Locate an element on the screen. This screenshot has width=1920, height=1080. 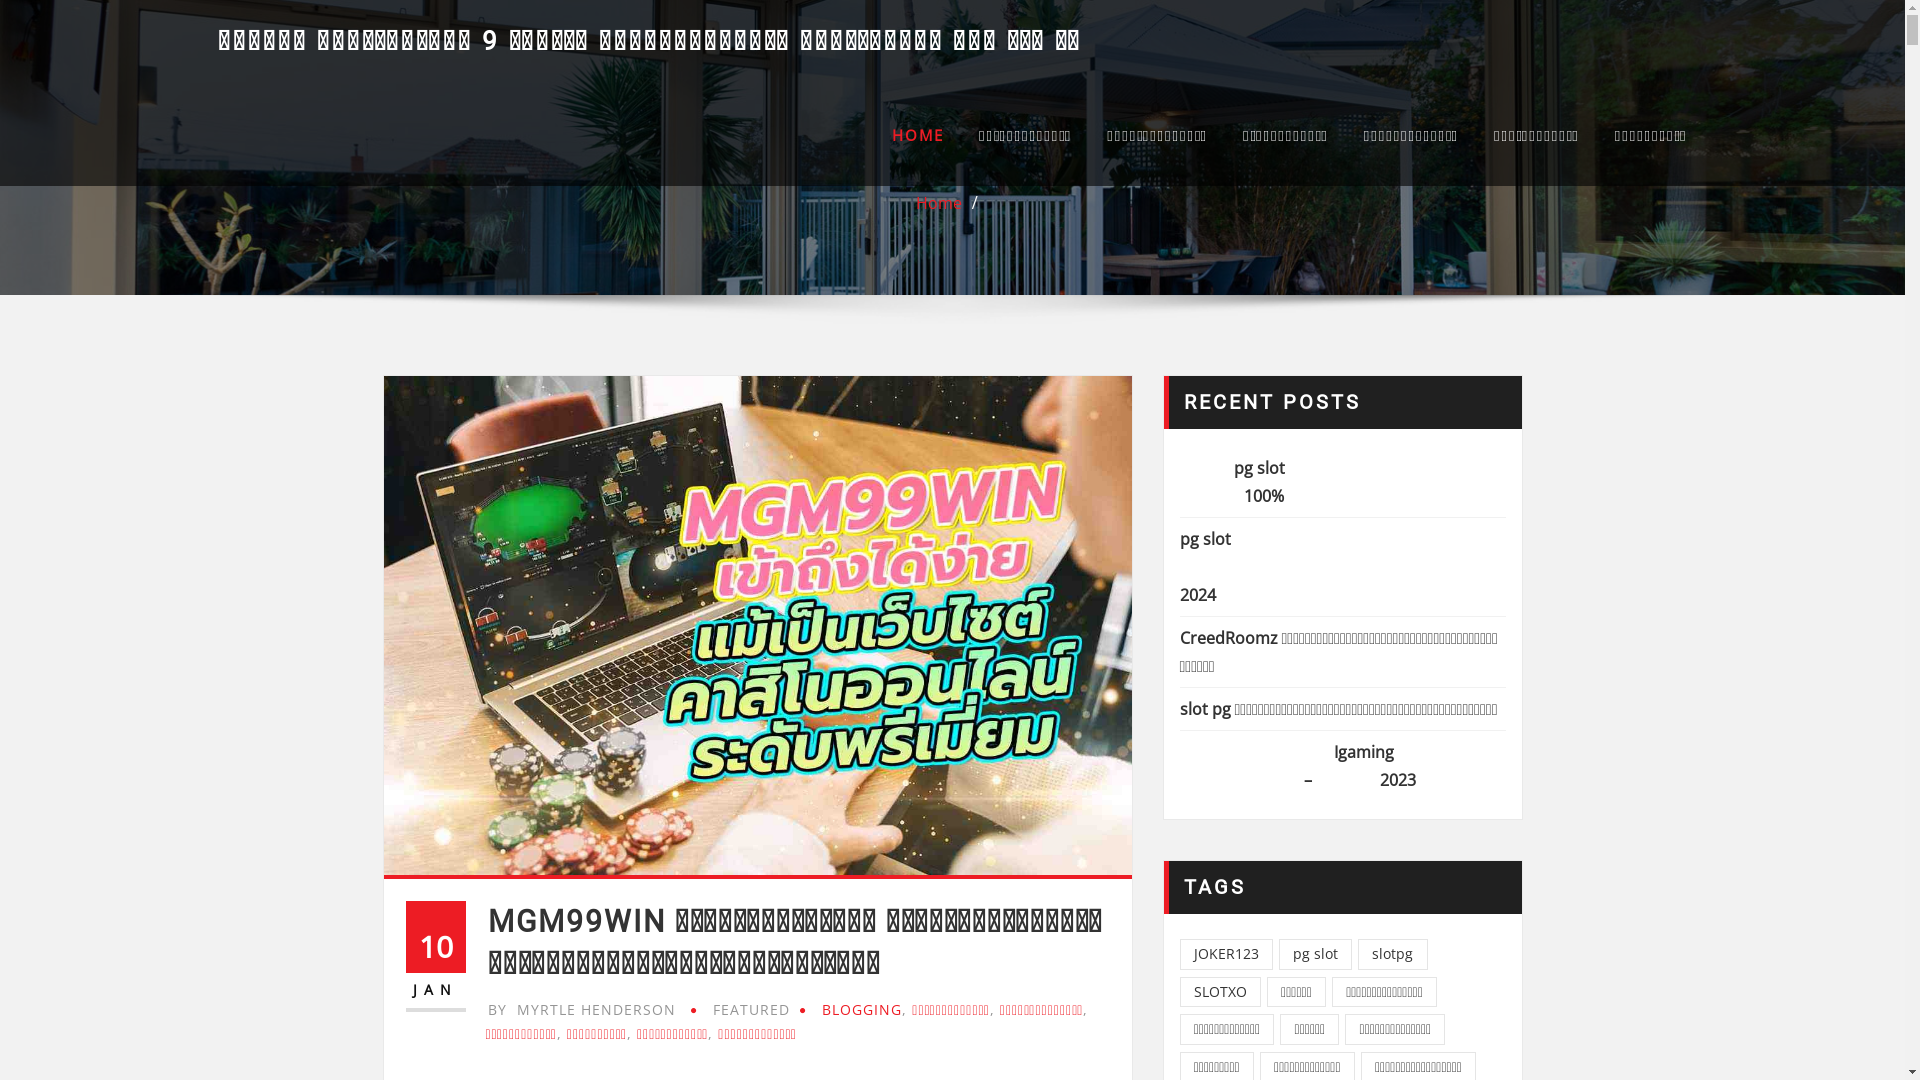
'slotpg' is located at coordinates (1391, 953).